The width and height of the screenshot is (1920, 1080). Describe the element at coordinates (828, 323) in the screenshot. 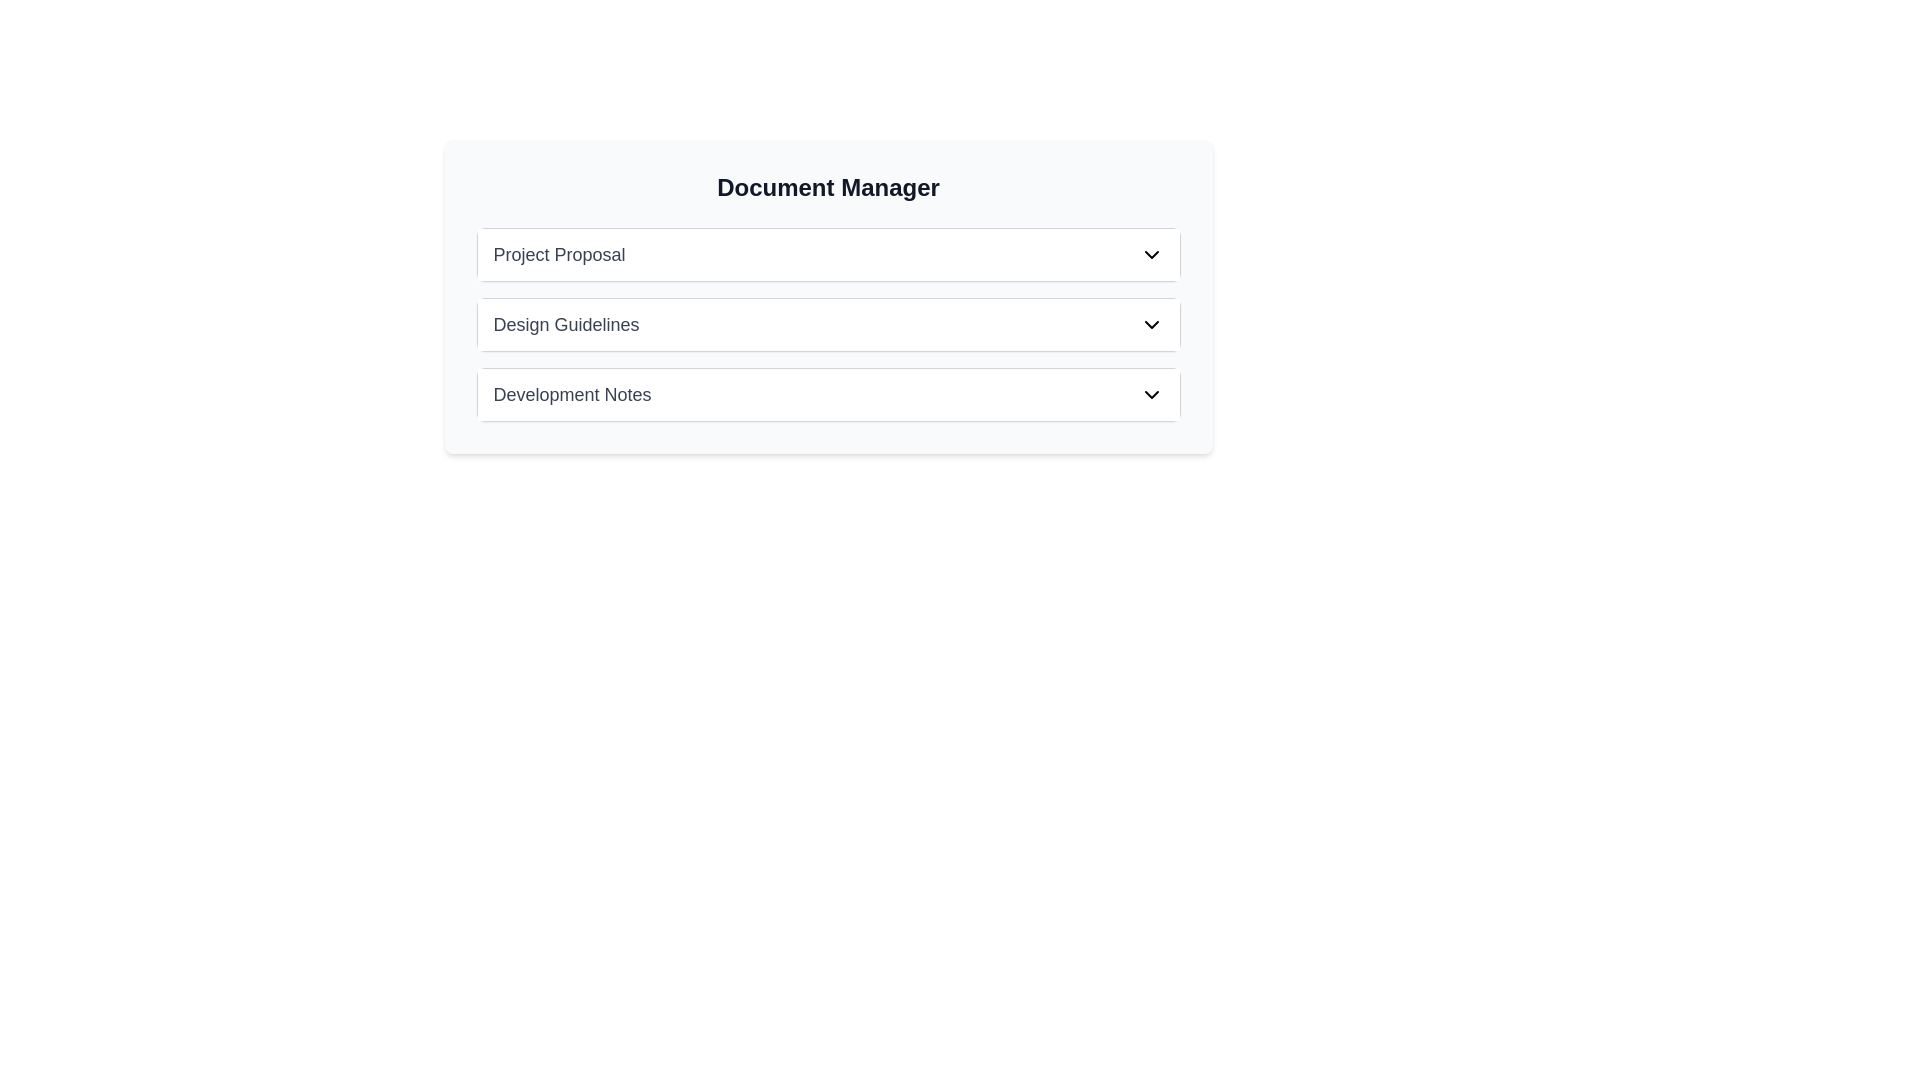

I see `the second entry in the collapsible list, labeled 'Design Guidelines'` at that location.